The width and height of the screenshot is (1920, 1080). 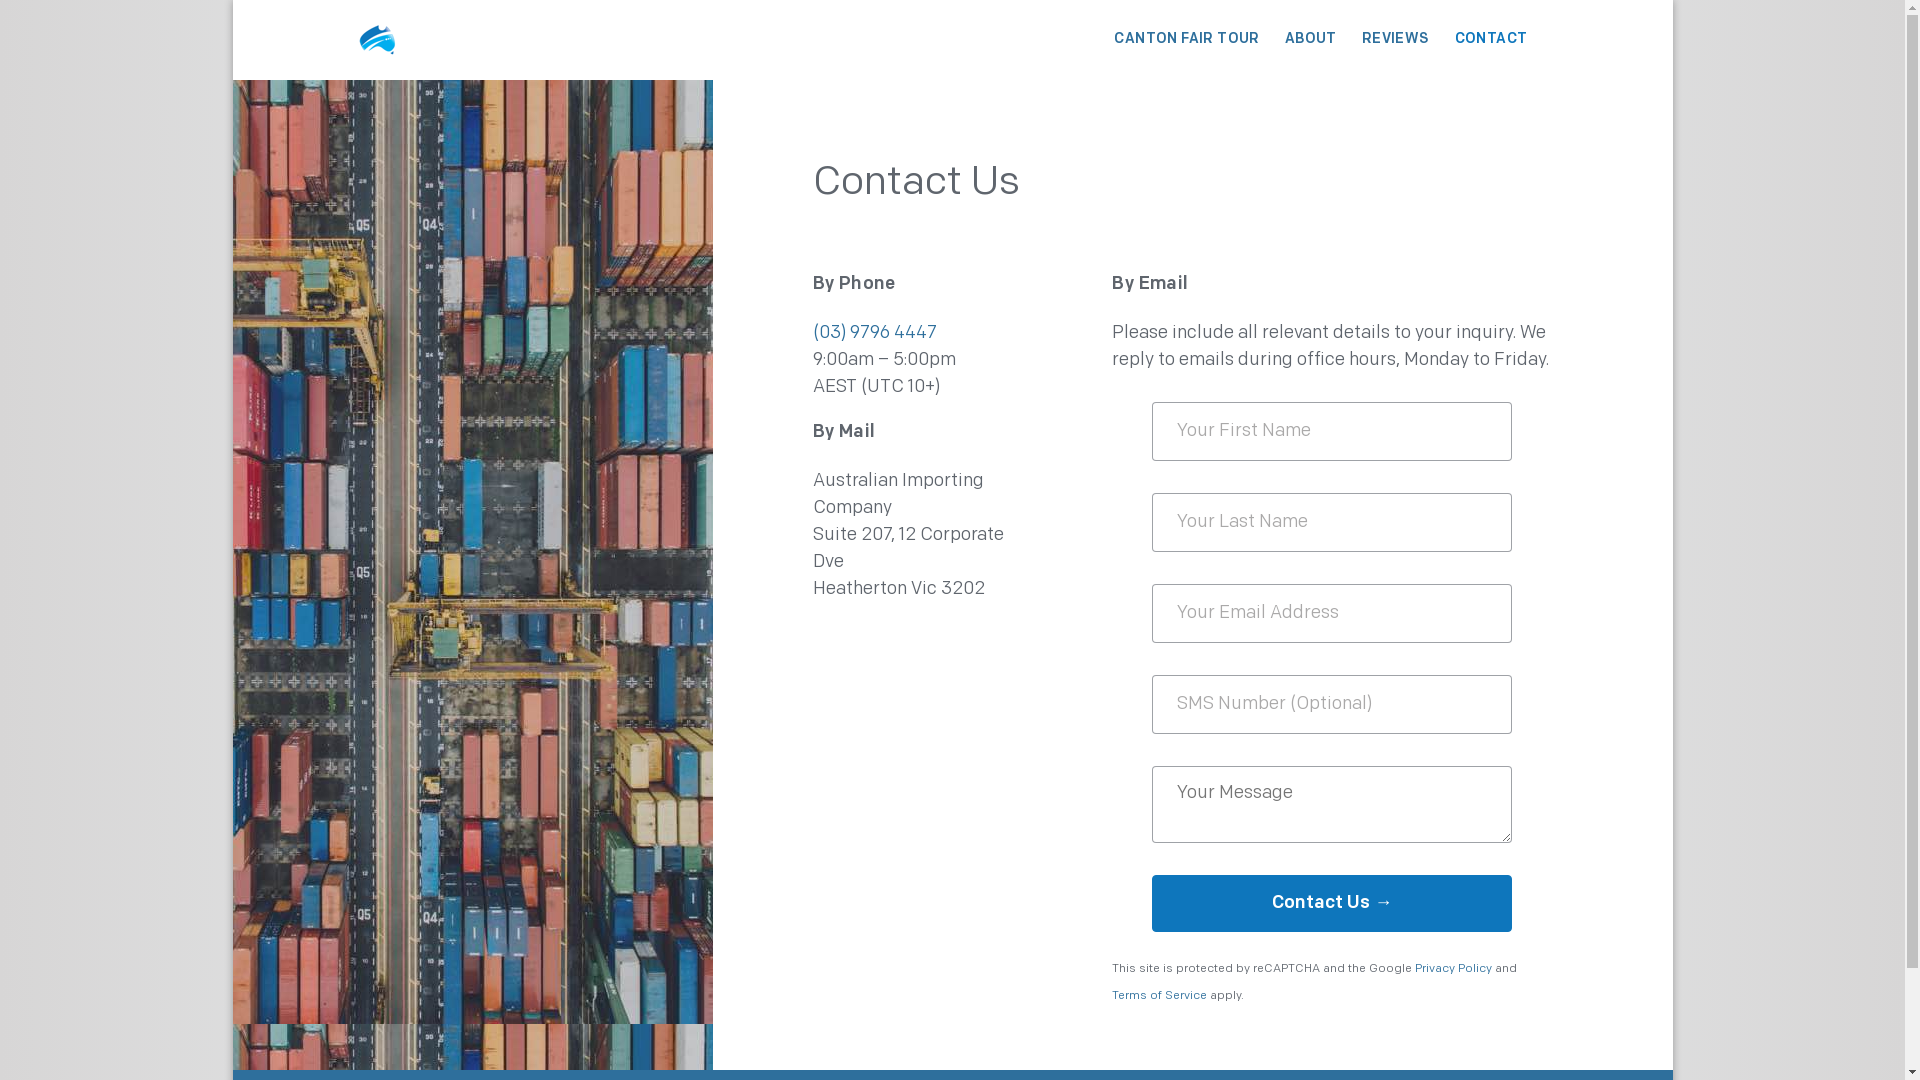 I want to click on 'ABOUT', so click(x=1310, y=39).